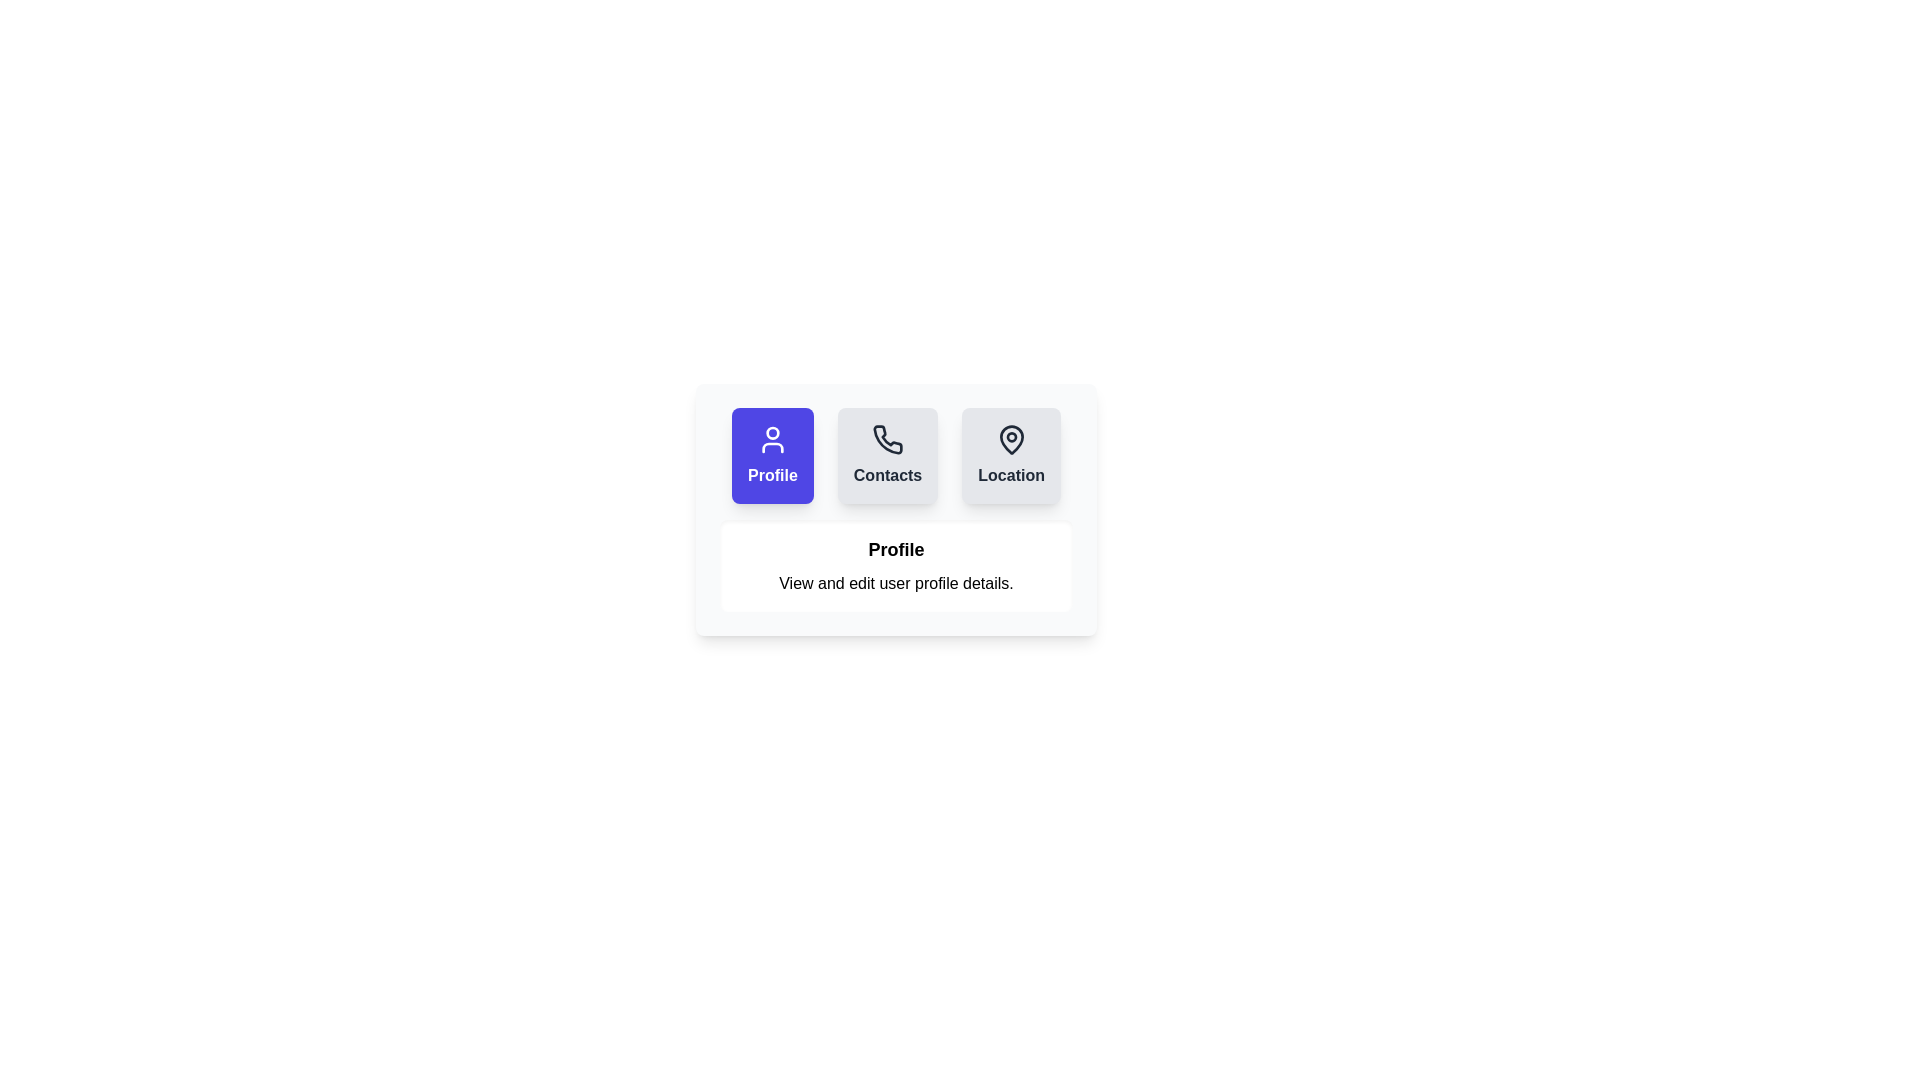  I want to click on the Contacts tab by clicking its button, so click(887, 455).